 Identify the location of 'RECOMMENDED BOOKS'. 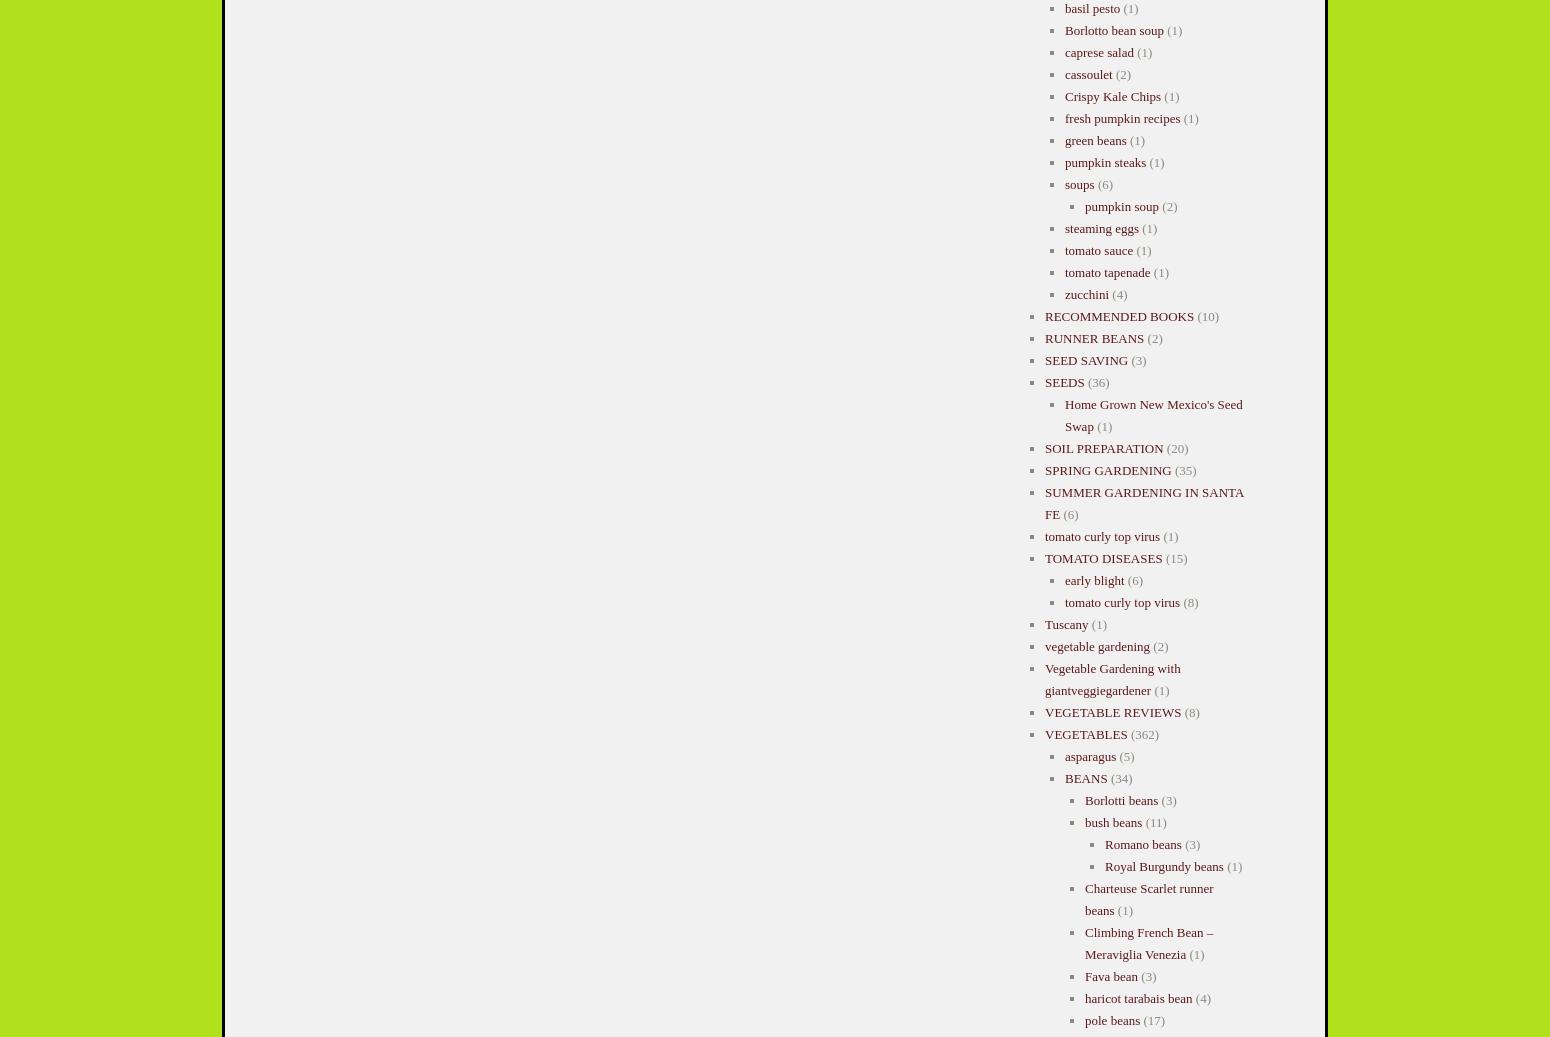
(1118, 315).